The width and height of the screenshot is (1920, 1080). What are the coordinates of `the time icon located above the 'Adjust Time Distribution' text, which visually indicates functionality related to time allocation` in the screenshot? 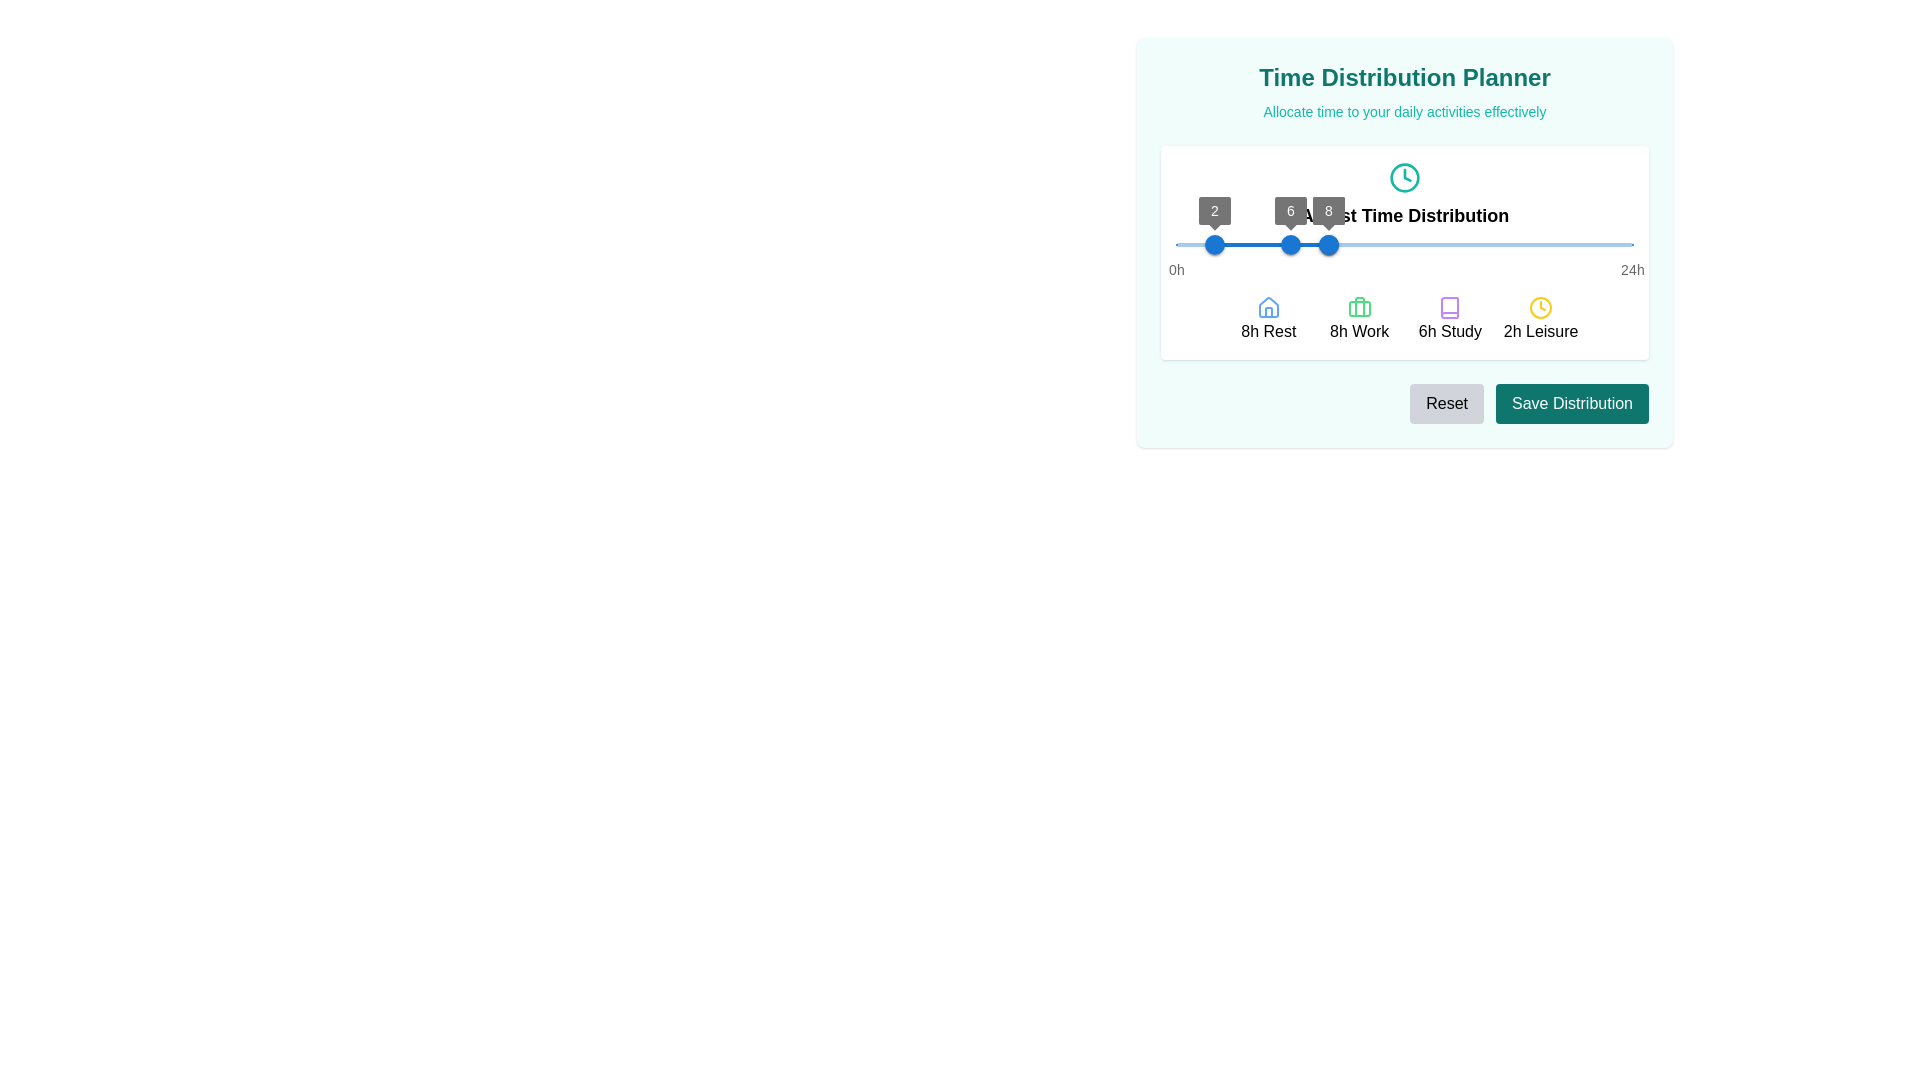 It's located at (1404, 176).